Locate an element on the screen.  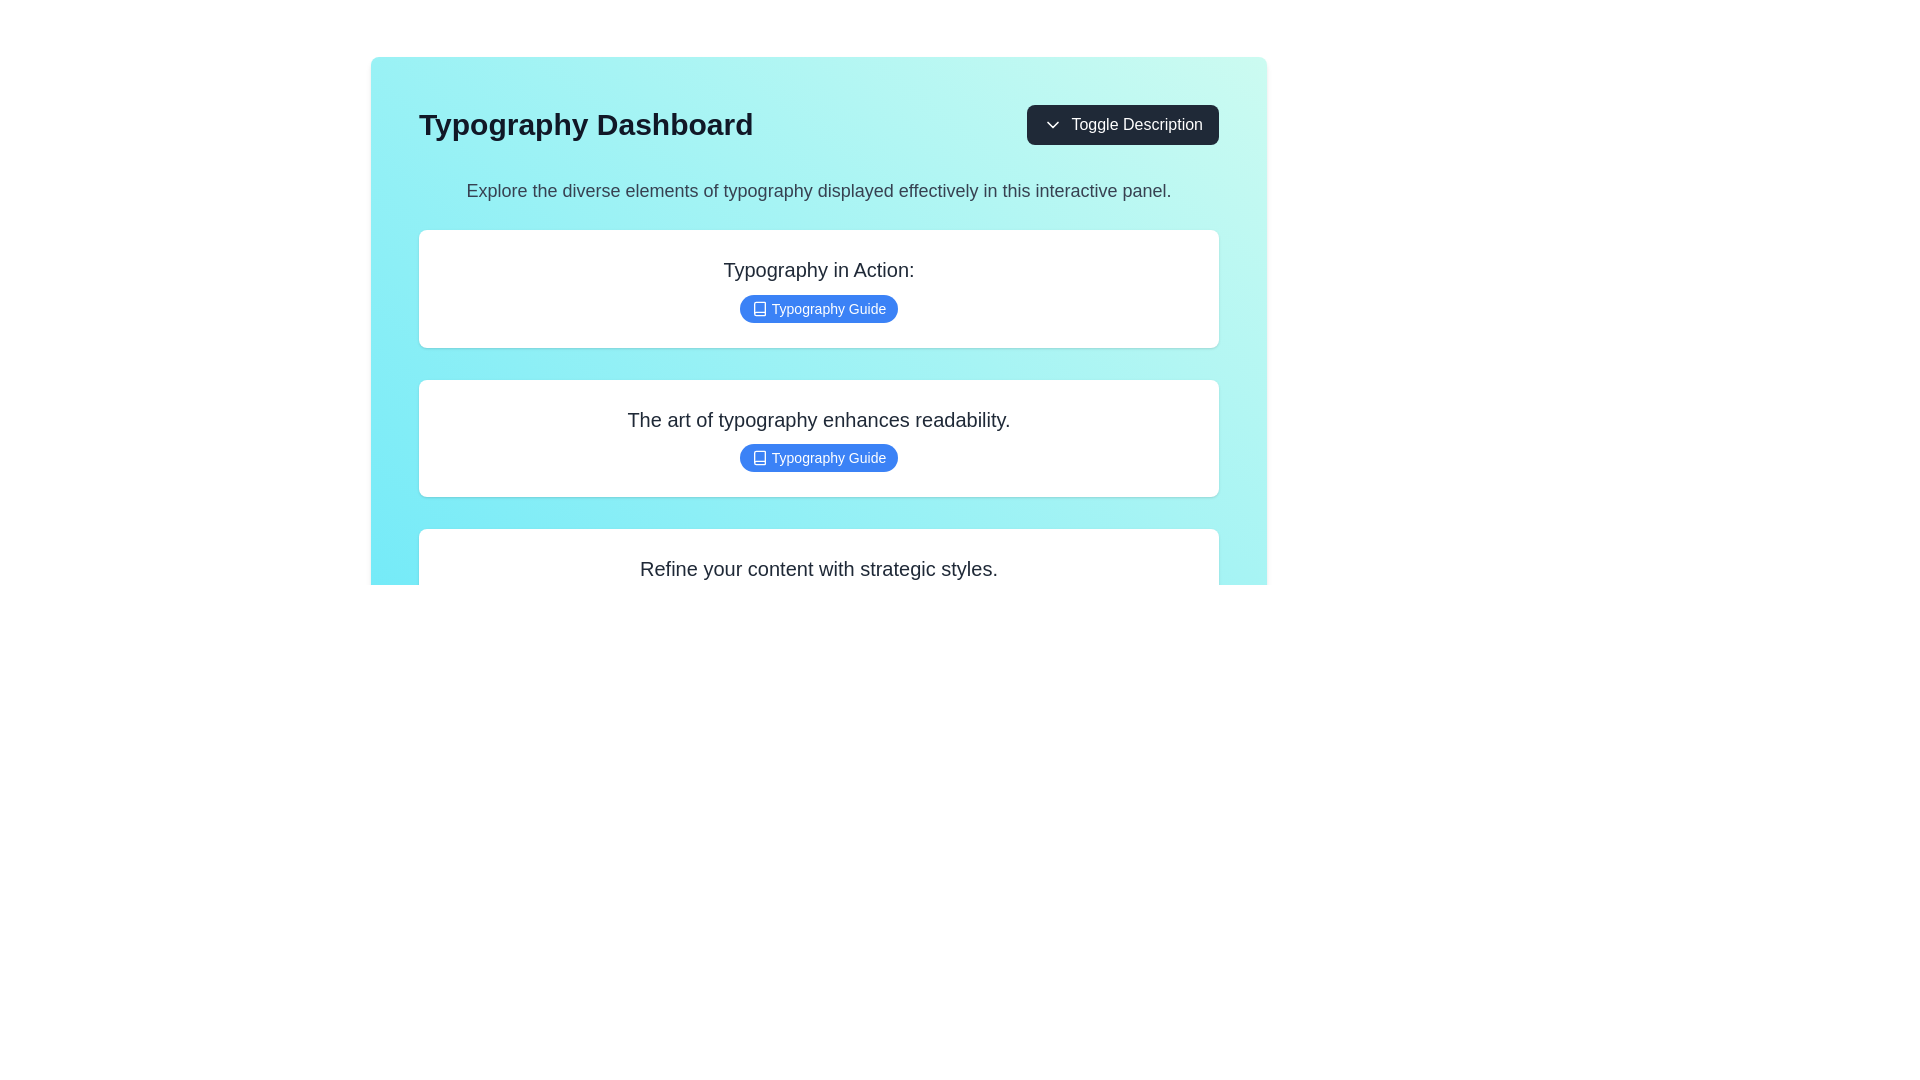
the small button labeled 'Typography Guide' with a blue background and white text, located below the text 'The art of typography enhances readability.' is located at coordinates (819, 458).